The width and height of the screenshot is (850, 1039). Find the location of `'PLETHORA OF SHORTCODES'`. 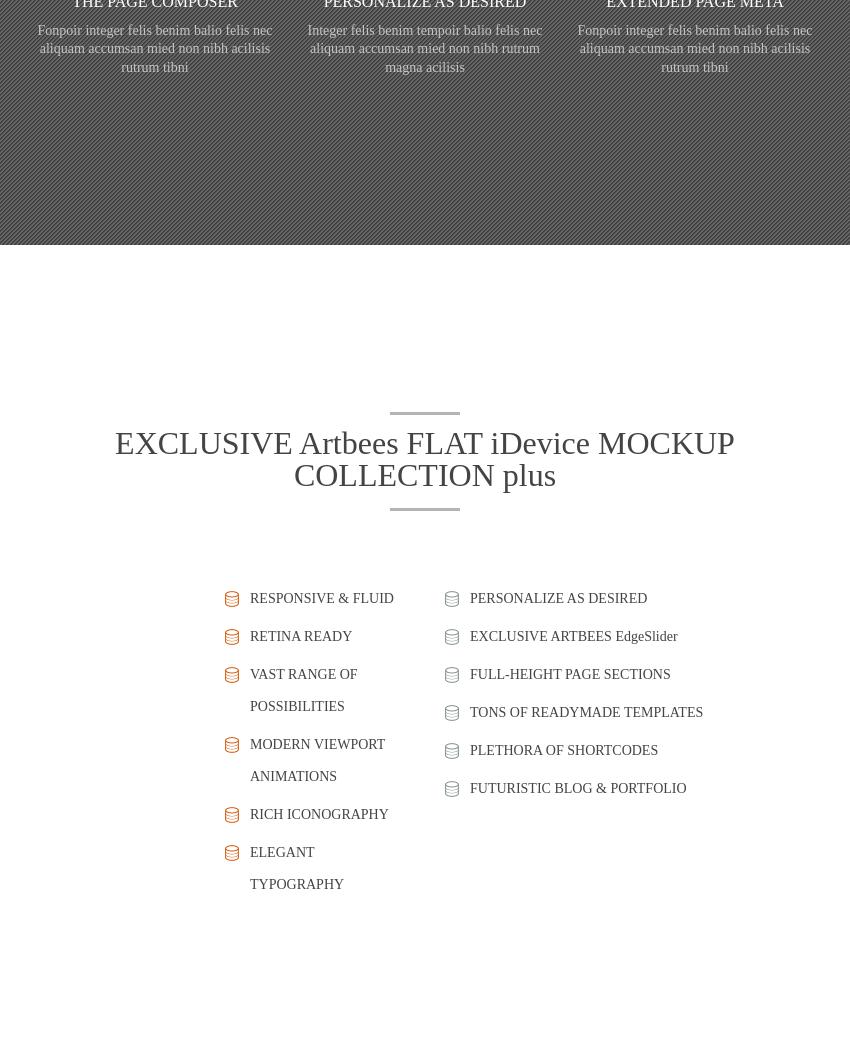

'PLETHORA OF SHORTCODES' is located at coordinates (563, 748).